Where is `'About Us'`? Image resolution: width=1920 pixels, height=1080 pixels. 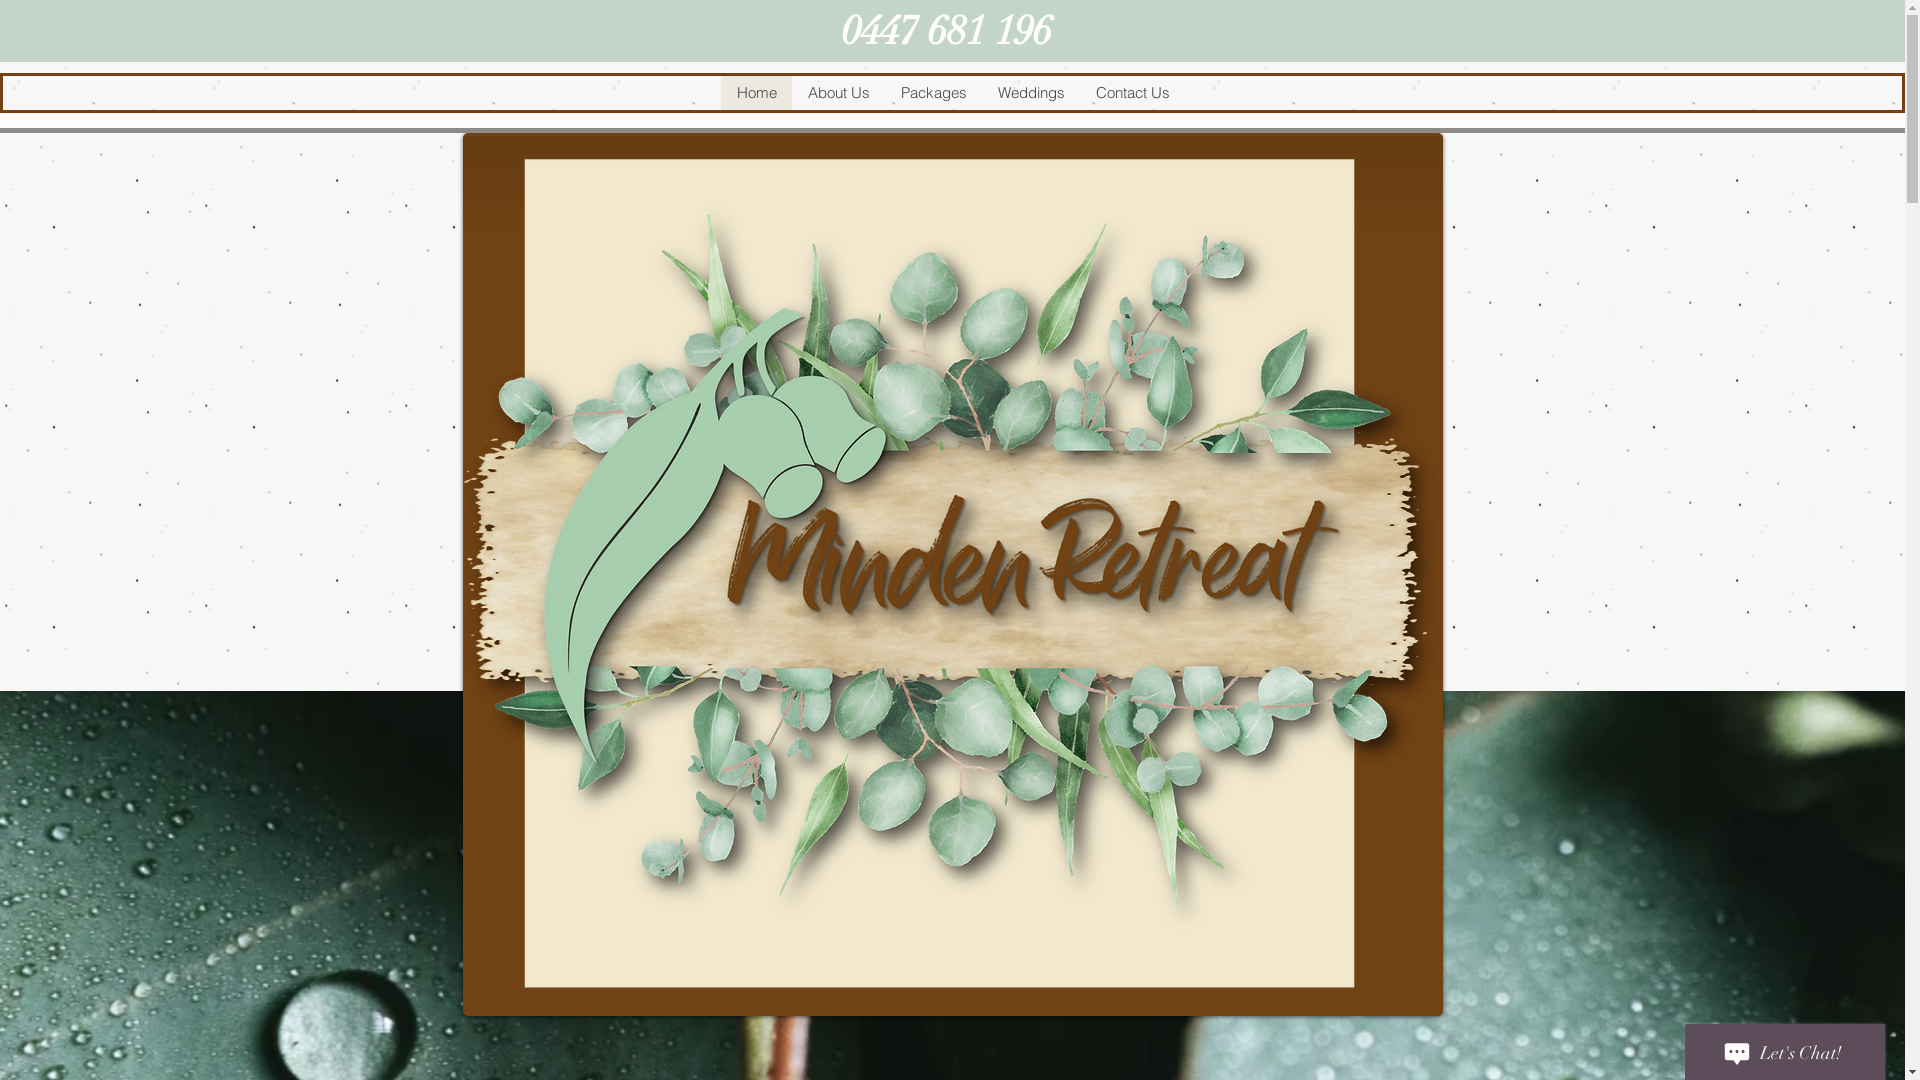
'About Us' is located at coordinates (838, 92).